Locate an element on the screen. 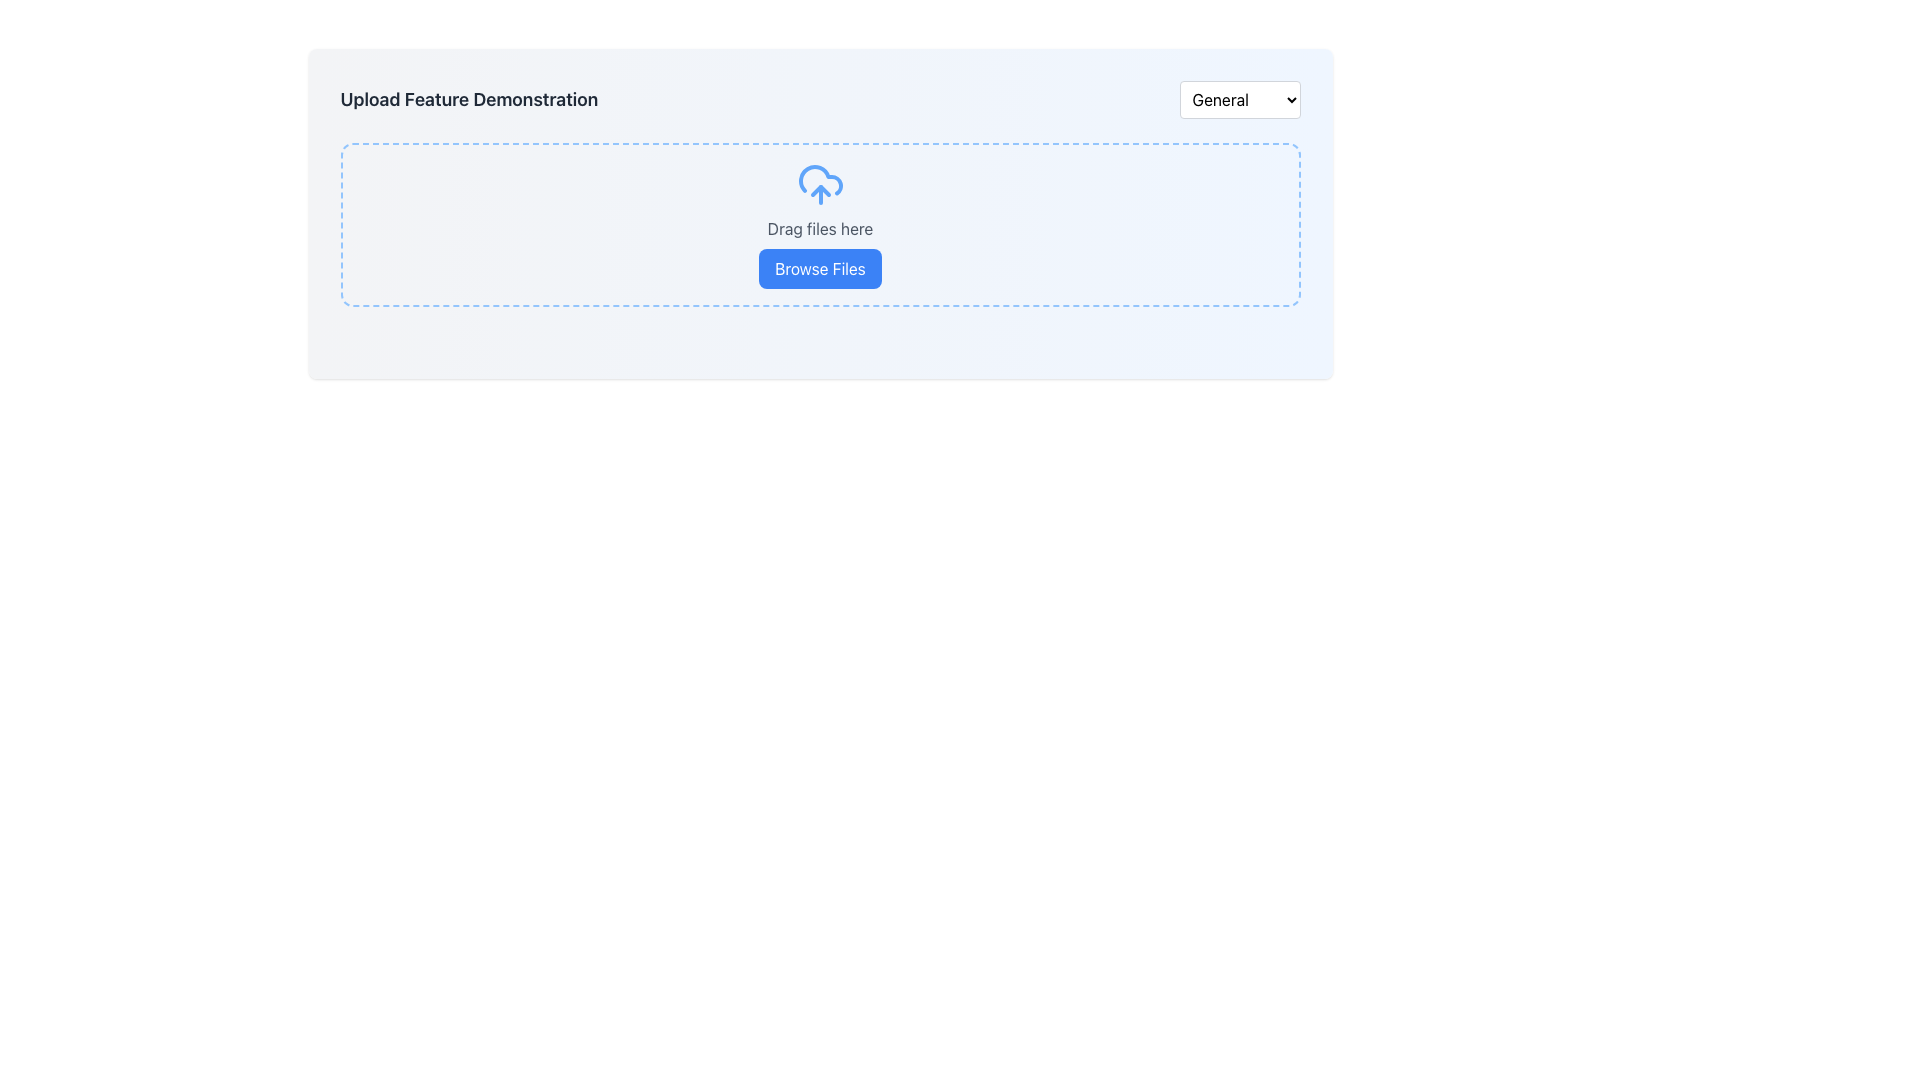 This screenshot has width=1920, height=1080. the rectangular button with a blue background labeled 'Browse Files' to change its shade, located below the text 'Drag files here' is located at coordinates (820, 268).